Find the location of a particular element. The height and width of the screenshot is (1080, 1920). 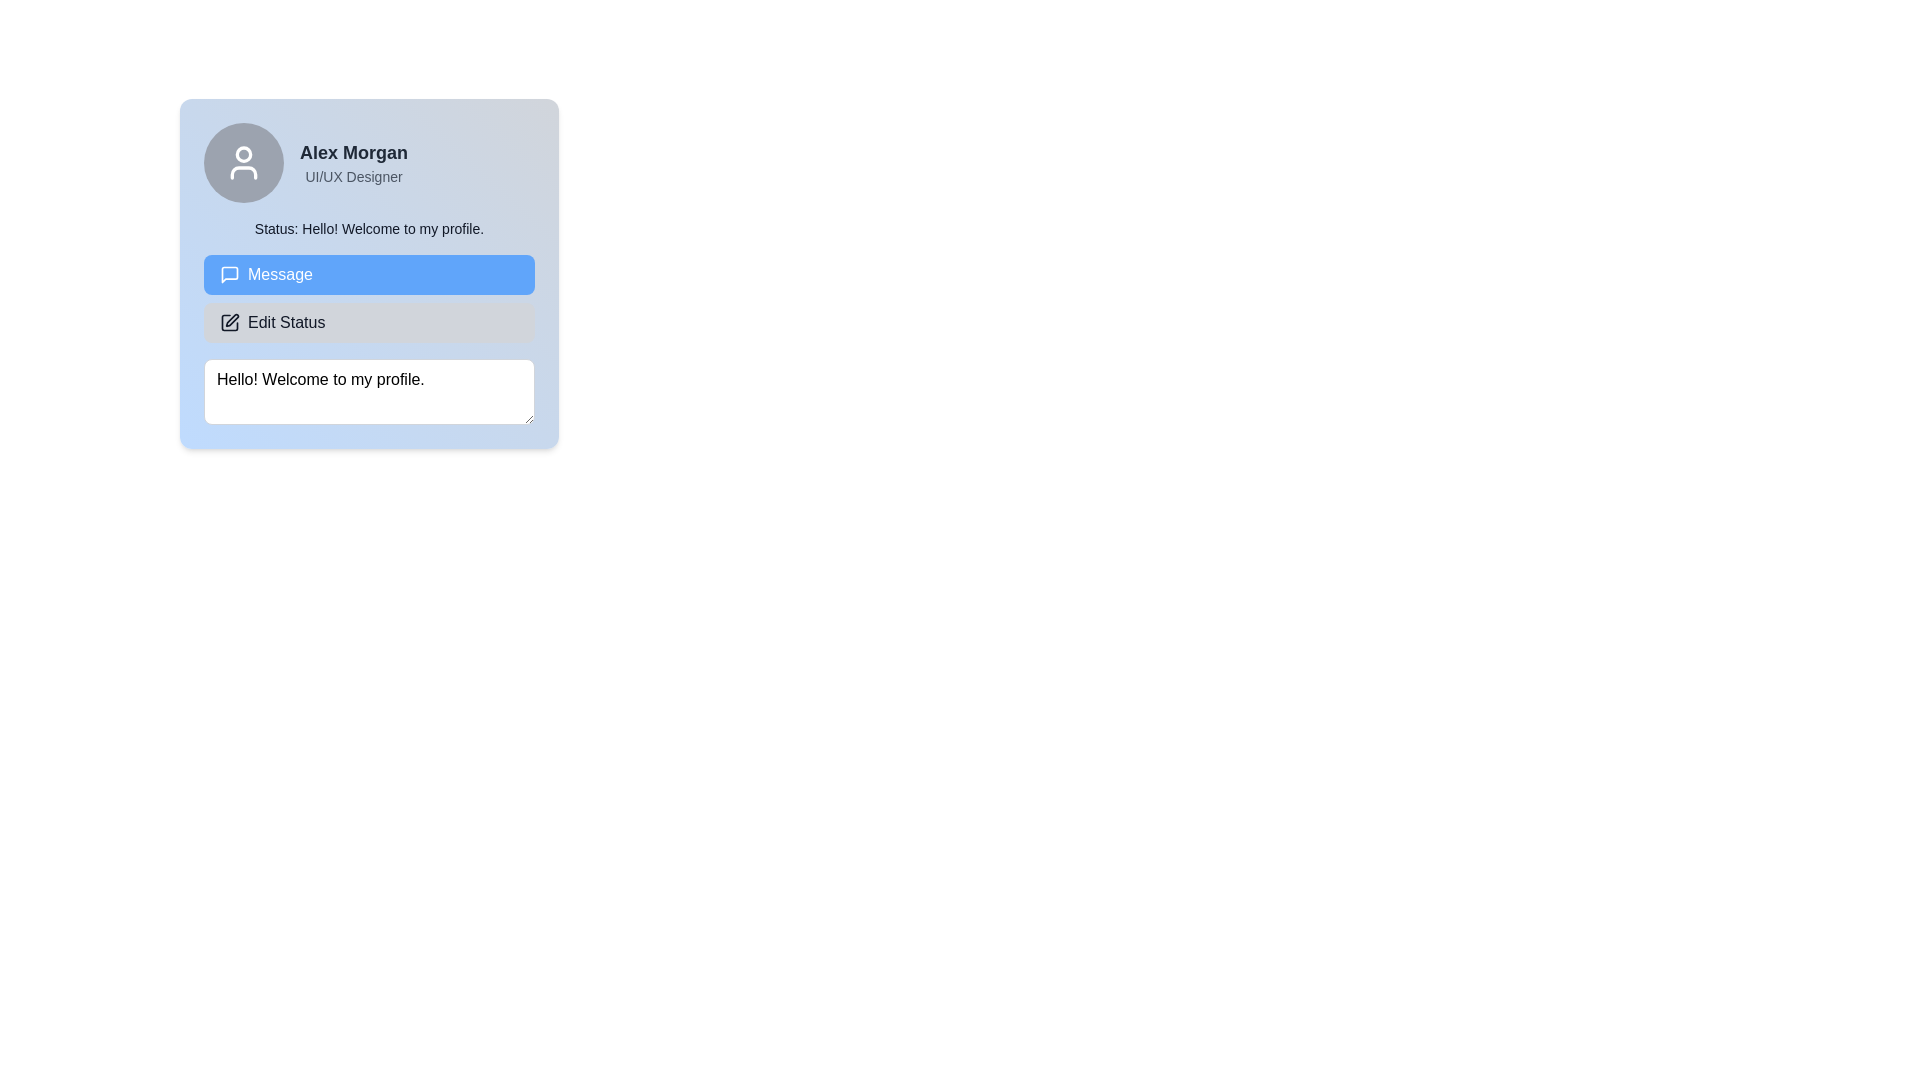

the circular graphical icon representing a user avatar located at the top-left corner of the user profile card is located at coordinates (243, 153).